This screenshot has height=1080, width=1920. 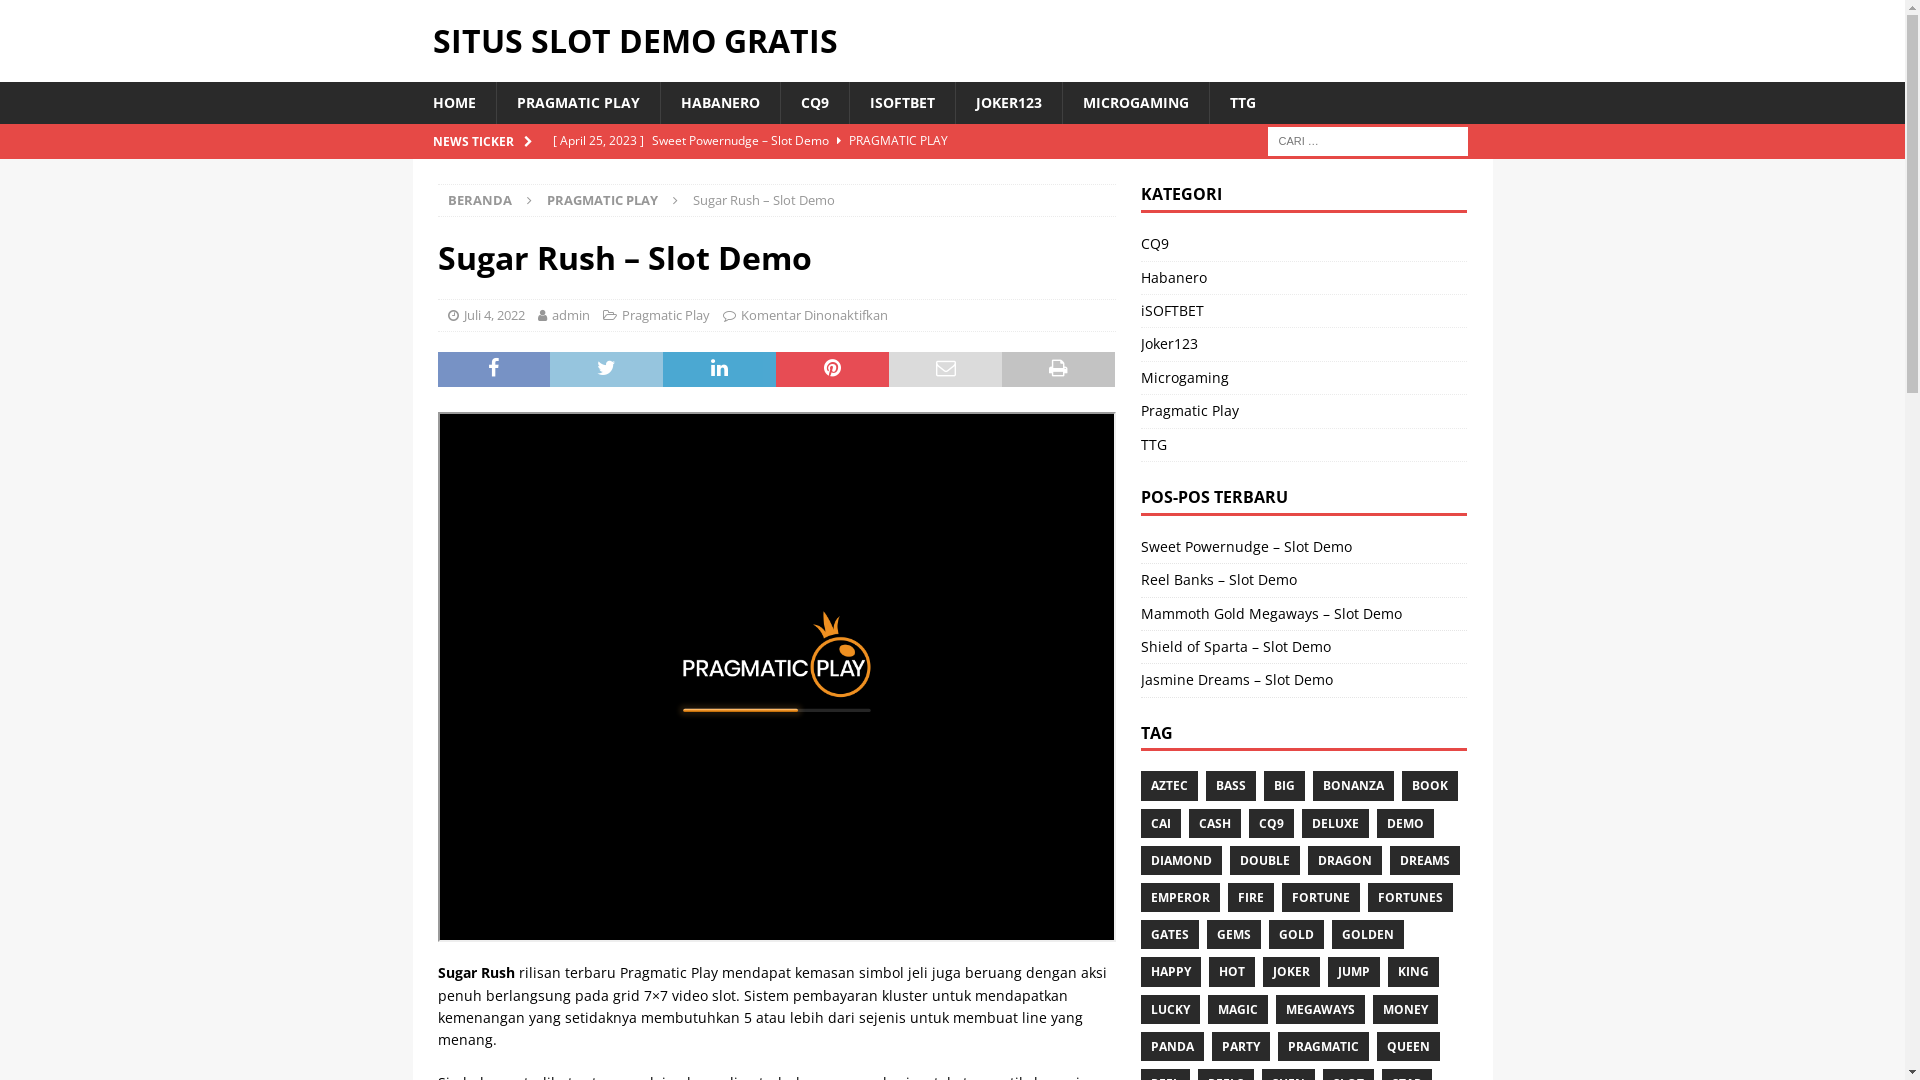 I want to click on 'CASH', so click(x=1213, y=823).